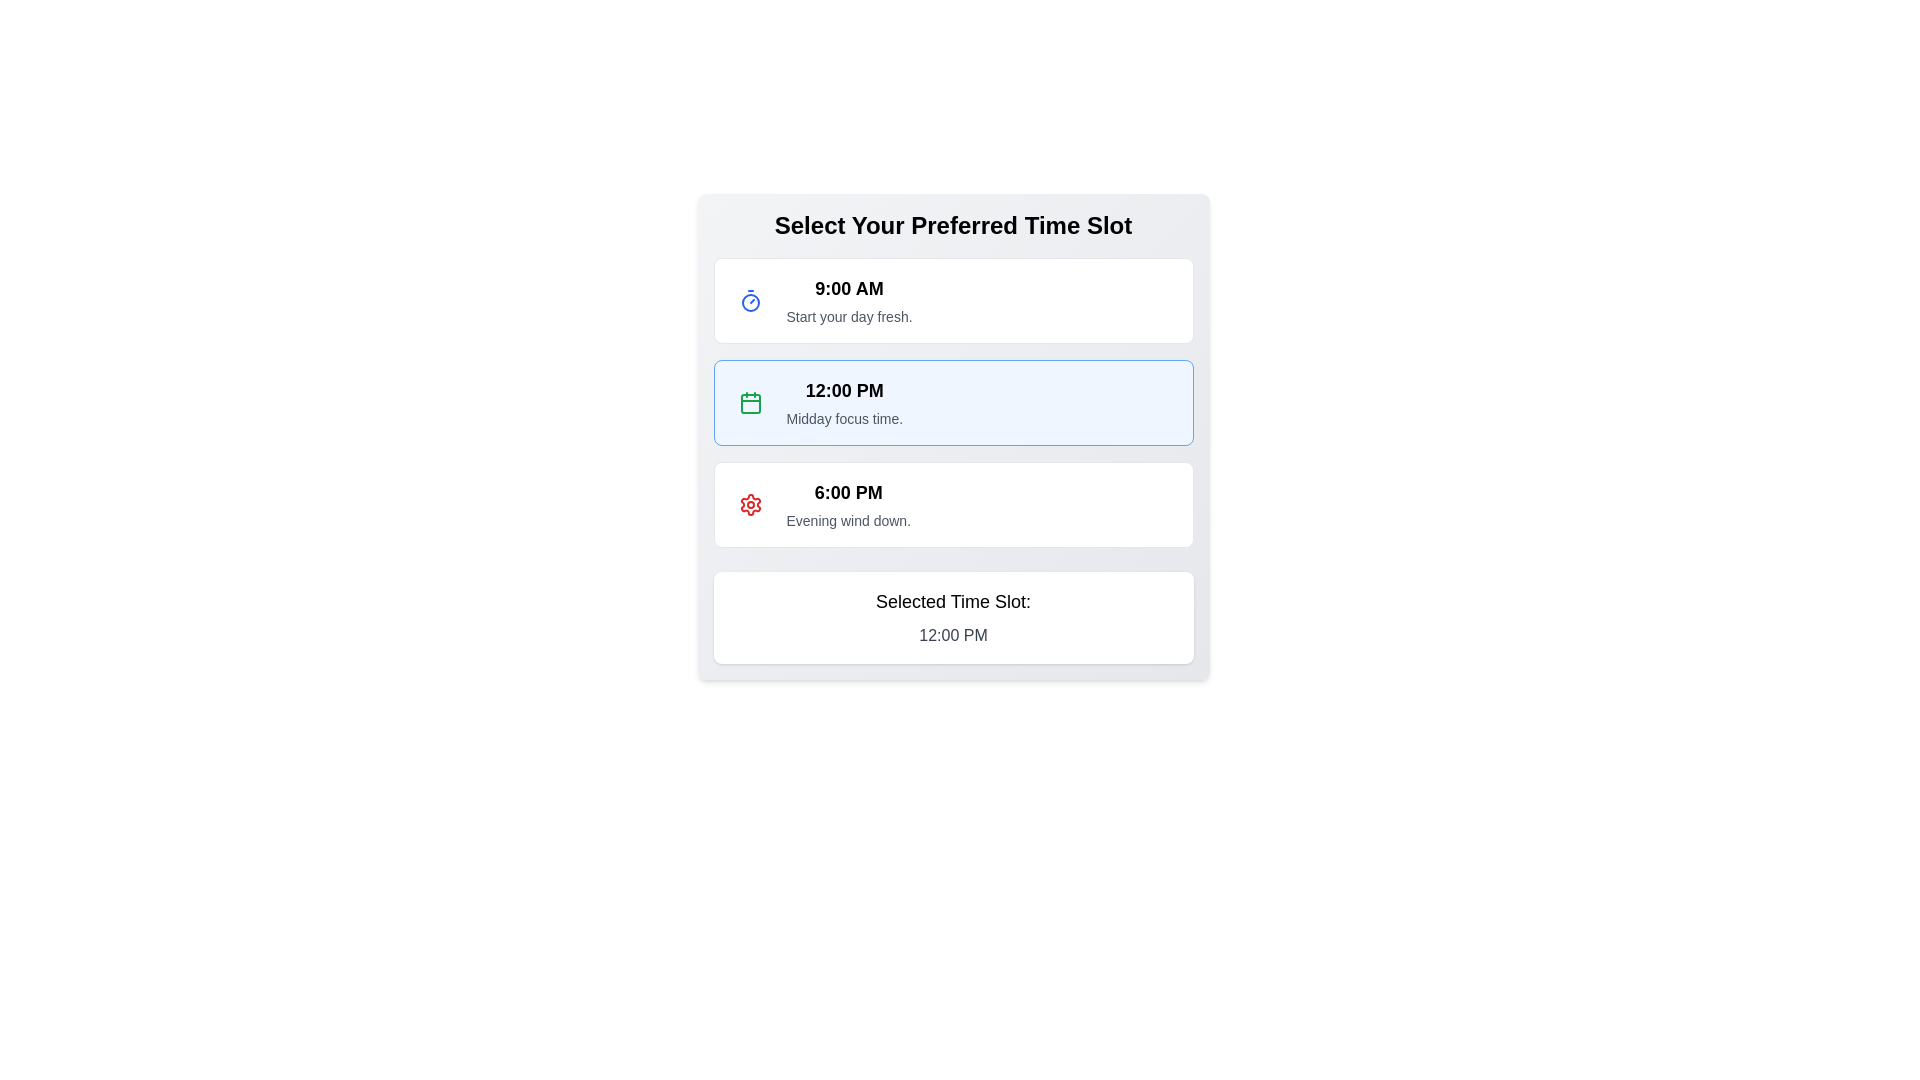  Describe the element at coordinates (749, 402) in the screenshot. I see `the green outlined calendar icon located inside the blue-highlighted context box labeled '12:00 PM Midday focus time' by moving the cursor to its center point` at that location.